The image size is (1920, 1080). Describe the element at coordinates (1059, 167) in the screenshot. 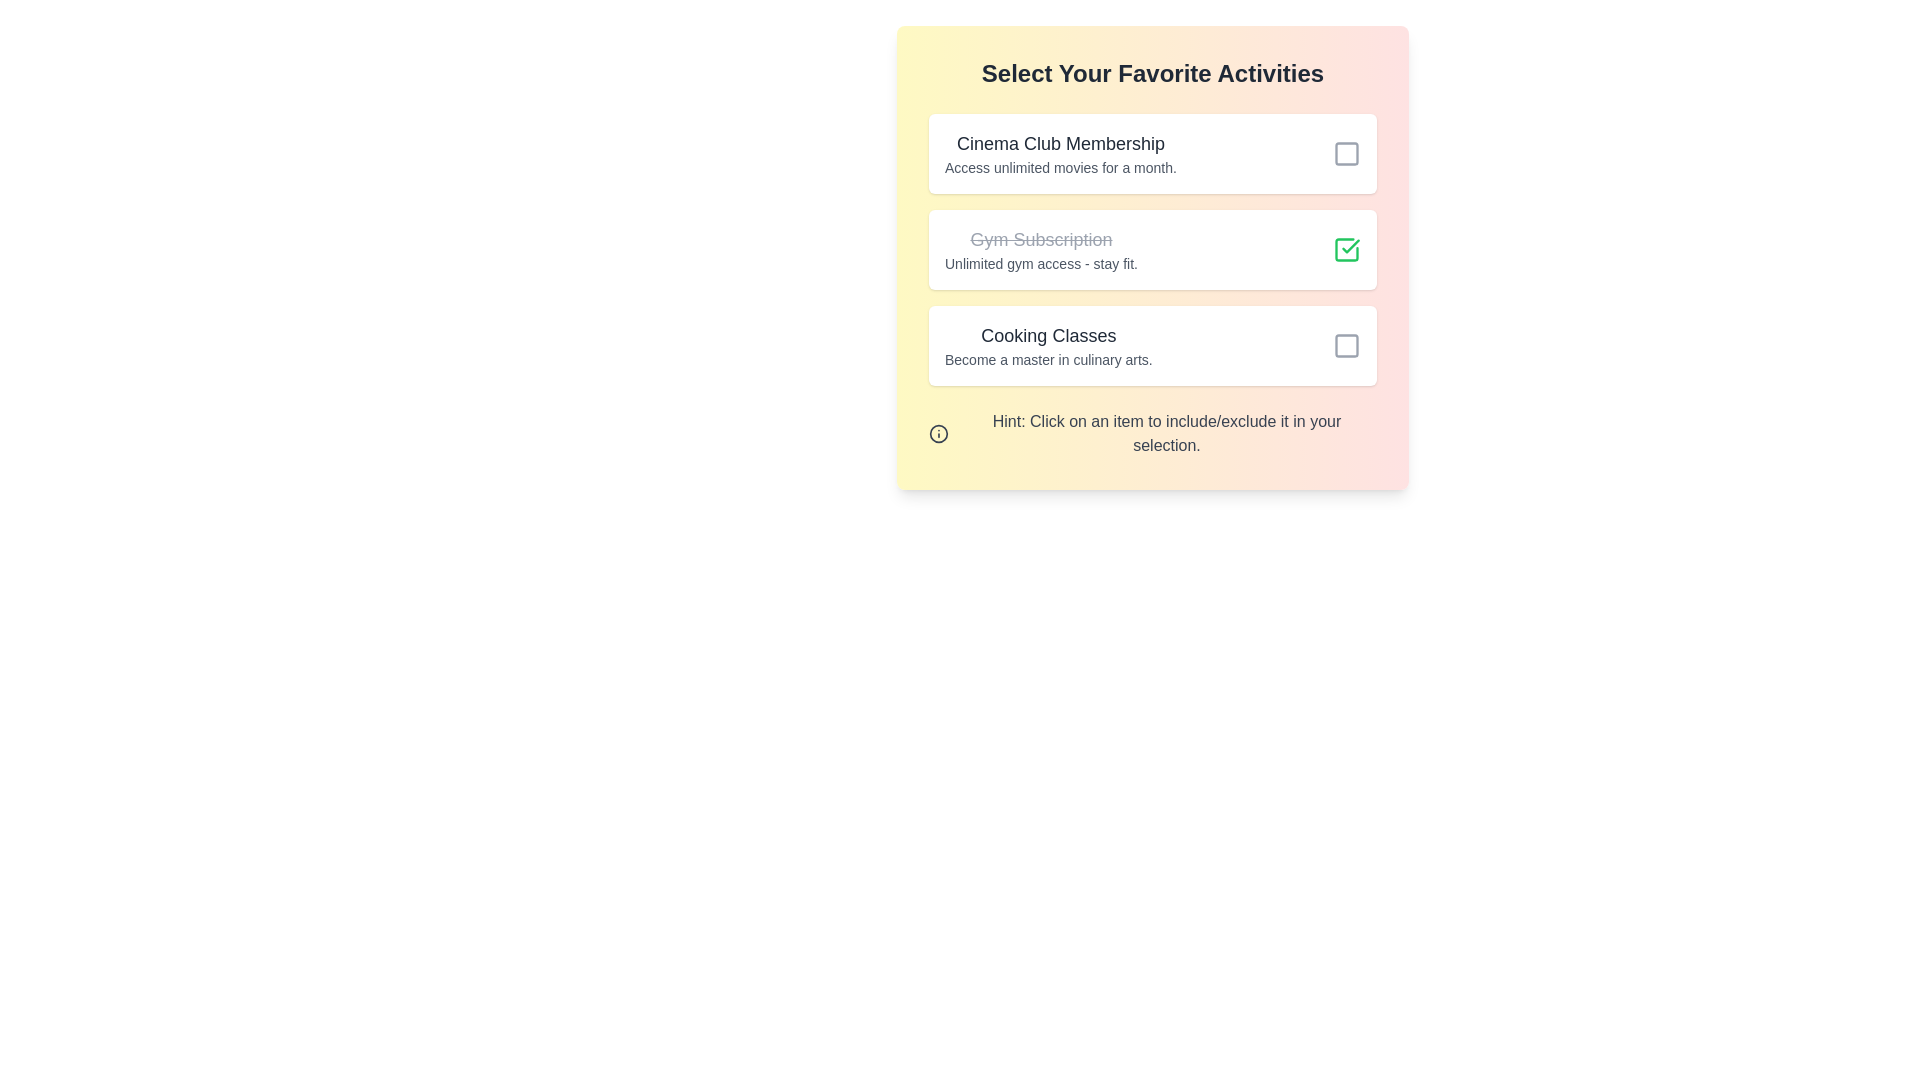

I see `the text element that says 'Access unlimited movies for a month.' which is styled in light gray and positioned beneath the 'Cinema Club Membership' heading` at that location.